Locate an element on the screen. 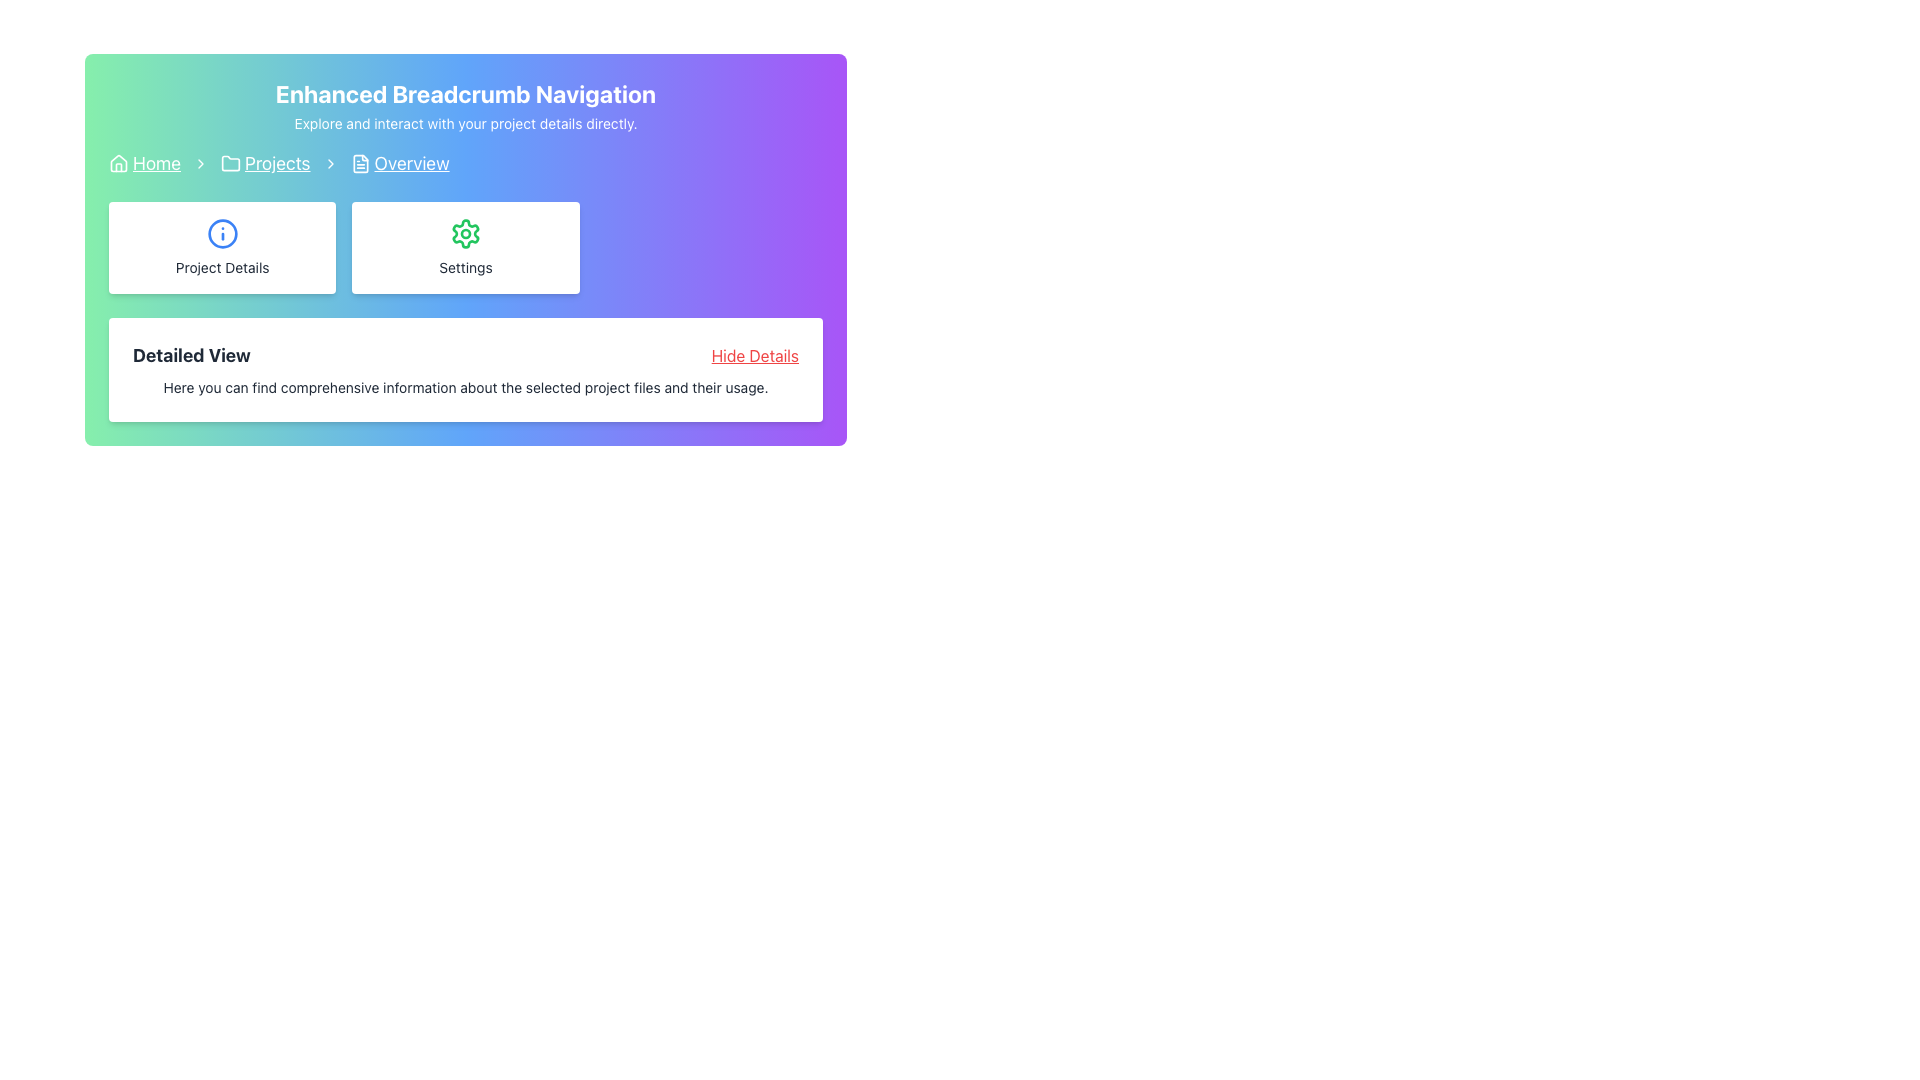  the 'Projects' breadcrumb navigation link is located at coordinates (276, 163).